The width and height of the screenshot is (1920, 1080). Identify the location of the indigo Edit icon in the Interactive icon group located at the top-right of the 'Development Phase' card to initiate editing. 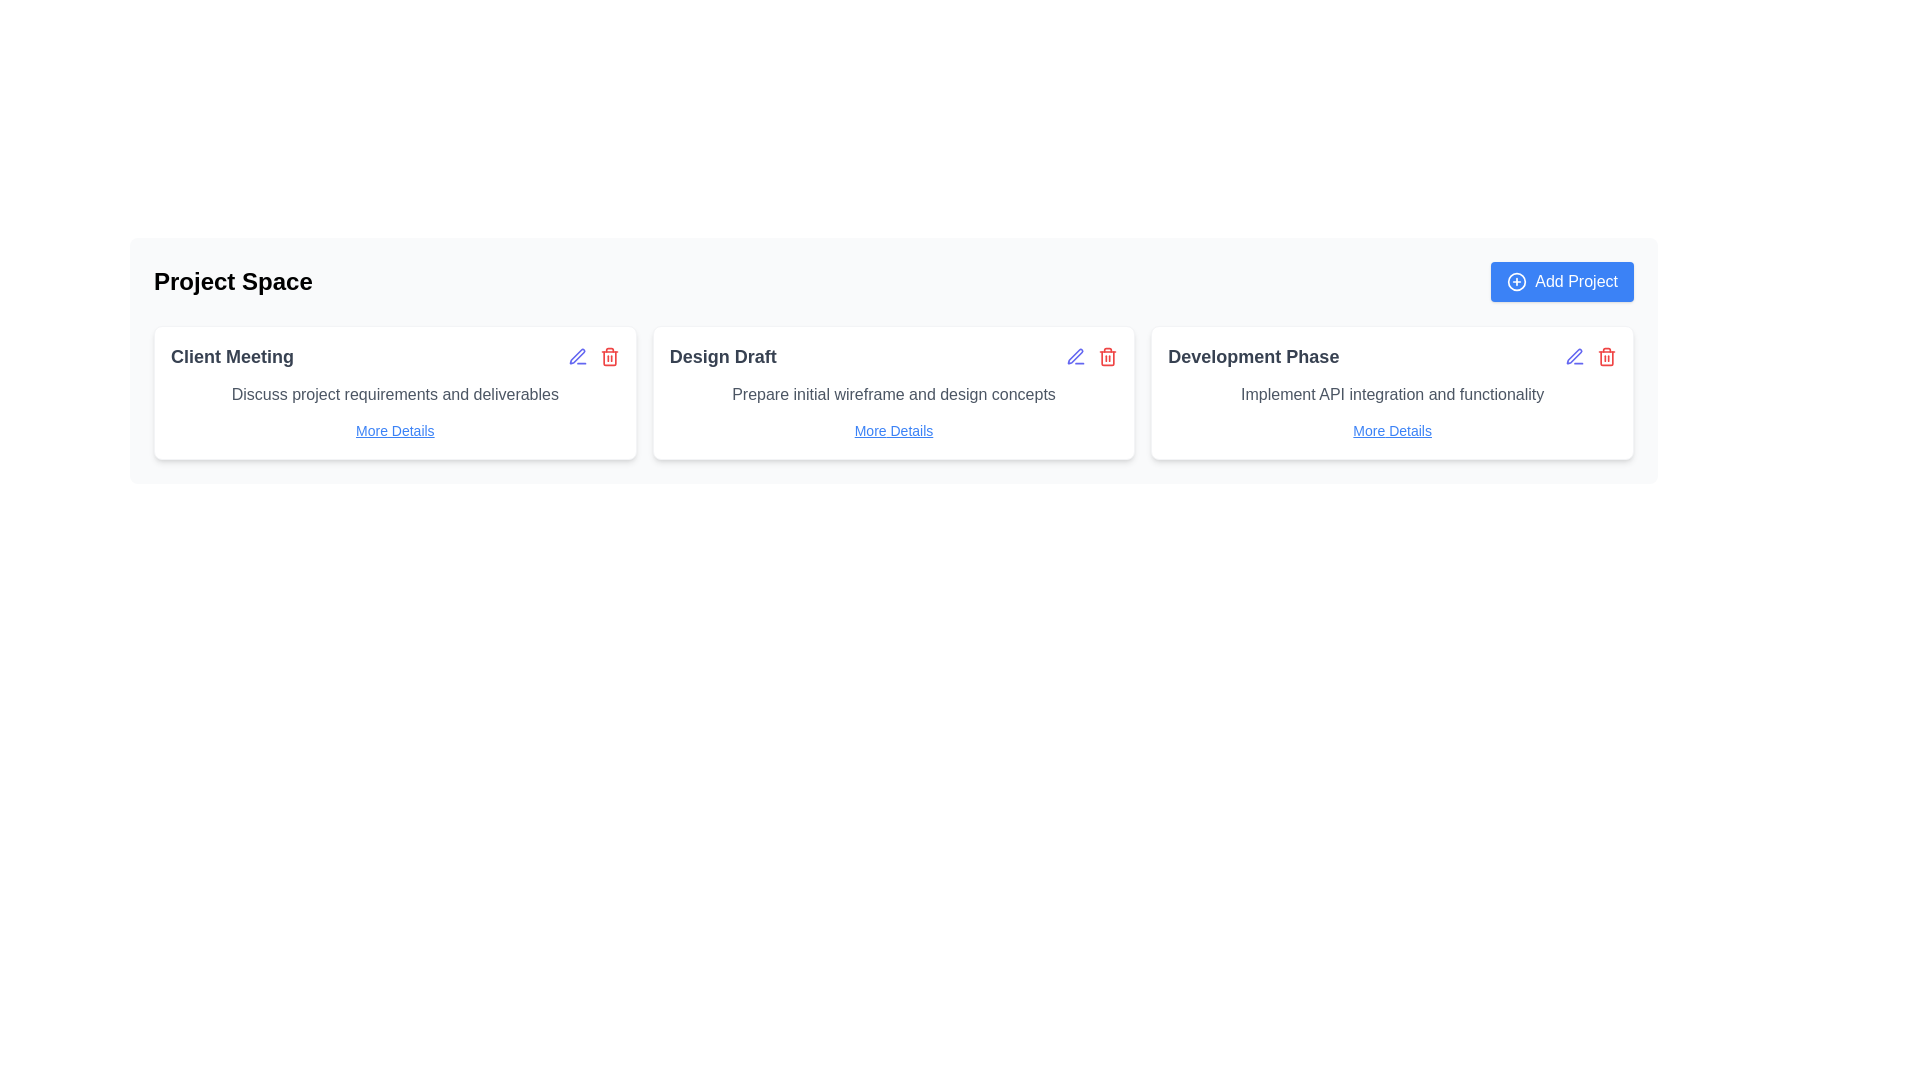
(1589, 356).